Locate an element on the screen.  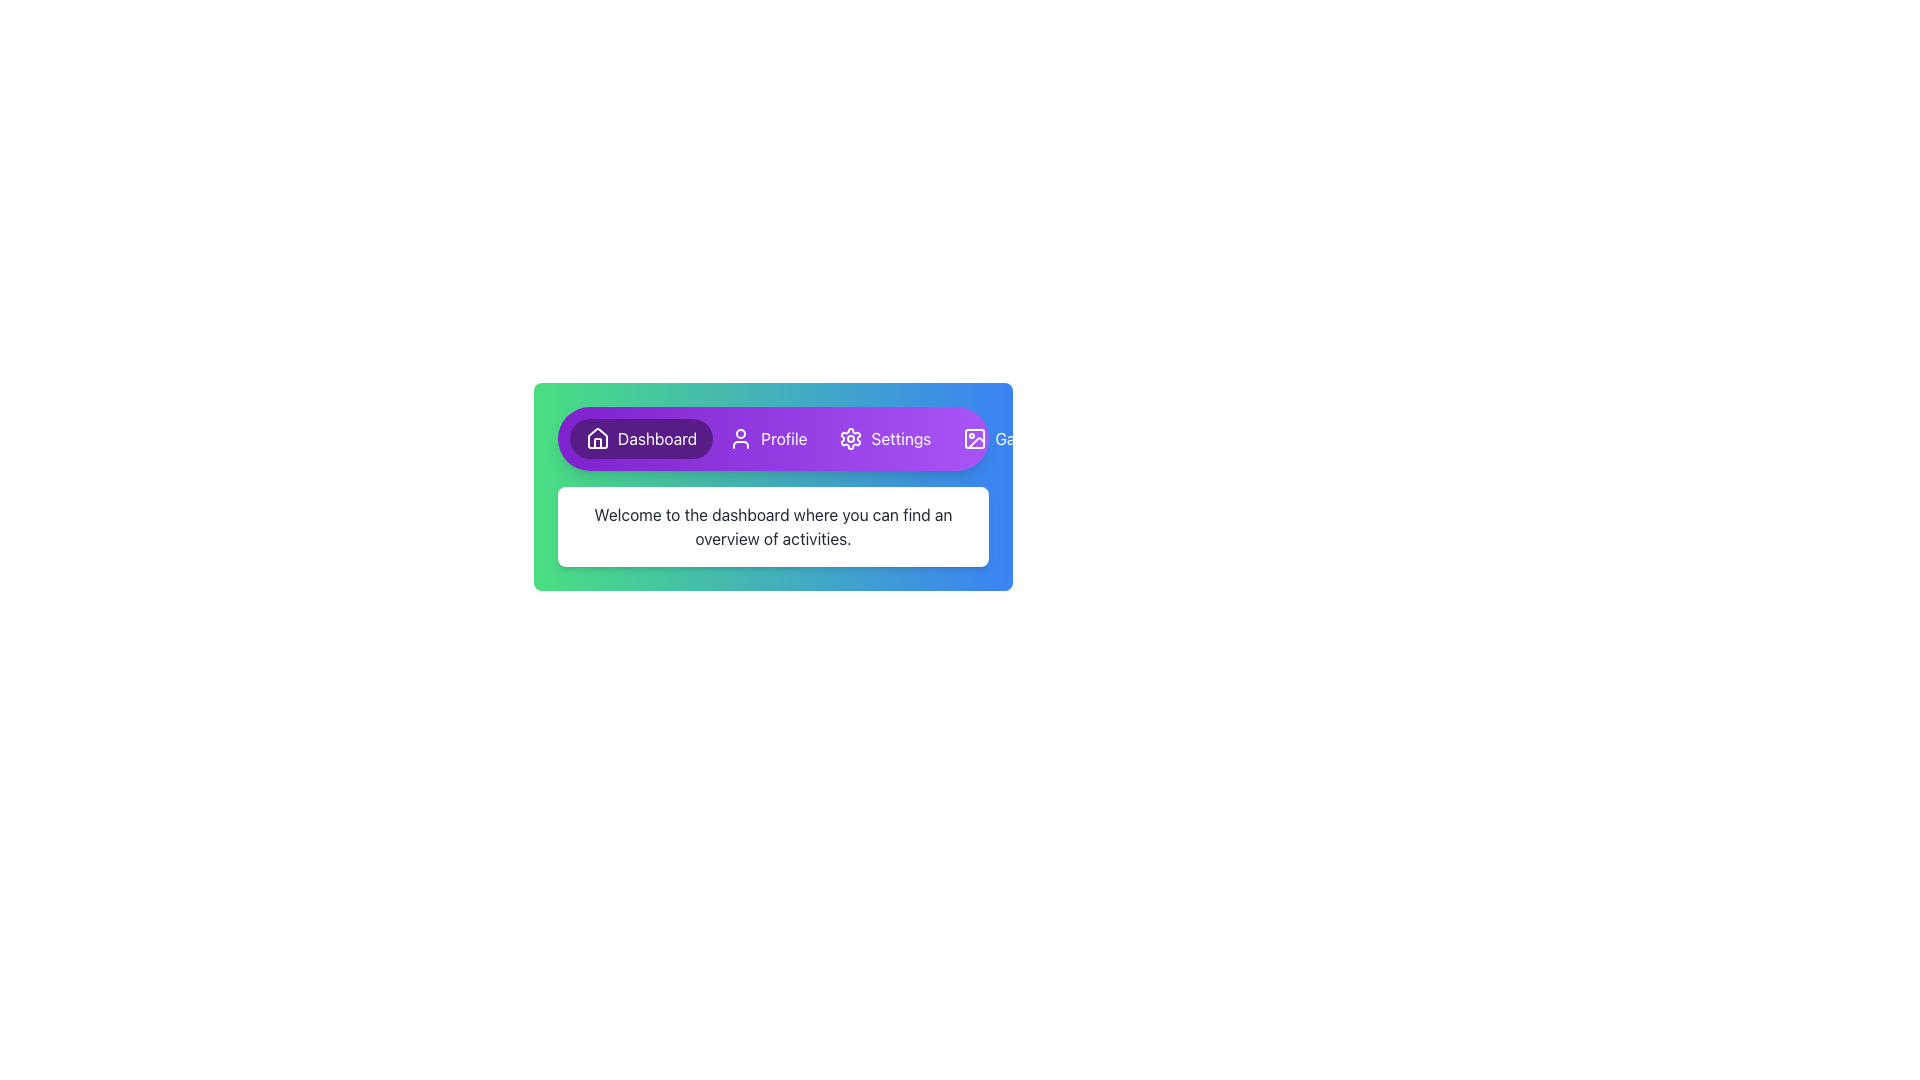
the horizontally elongated purple button labeled 'Profile' with a user profile icon is located at coordinates (767, 438).